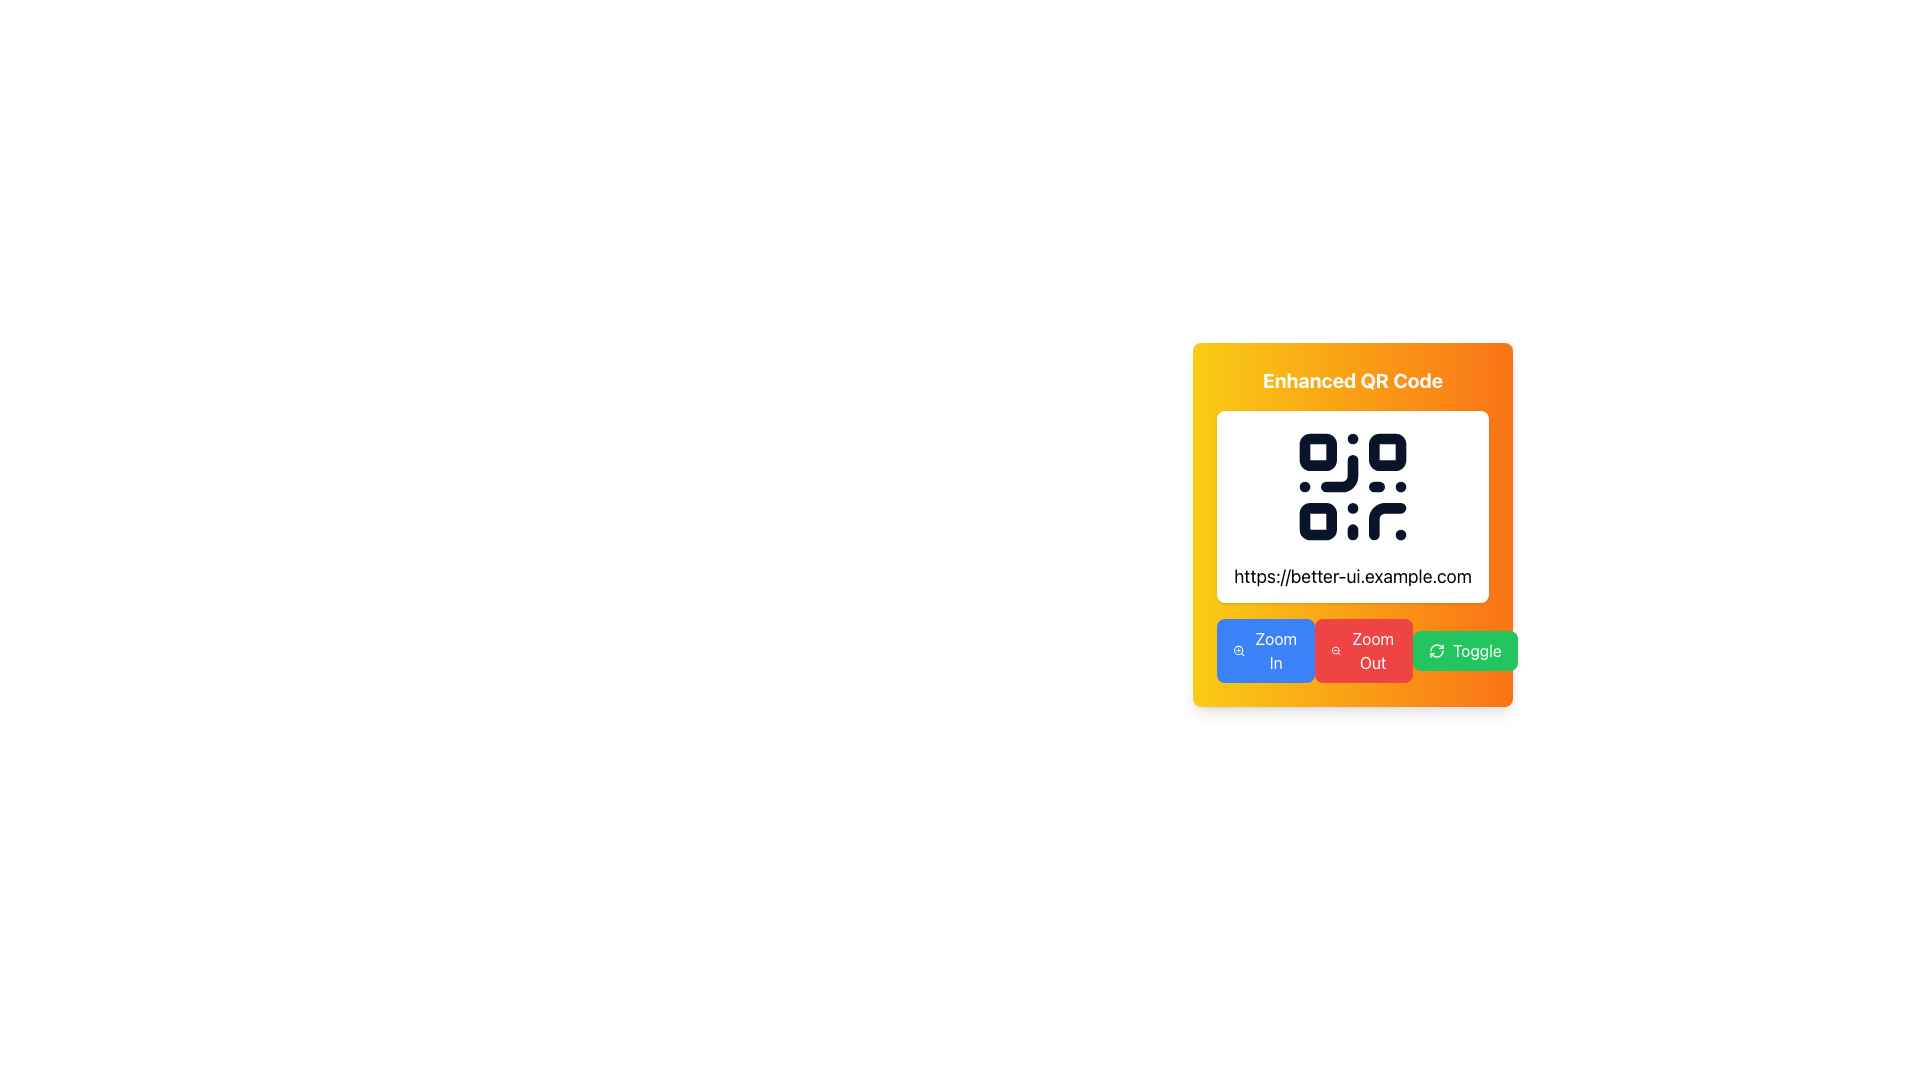 The width and height of the screenshot is (1920, 1080). Describe the element at coordinates (1353, 486) in the screenshot. I see `the QR Code element located within the 'Enhanced QR Code' area which has a yellow background` at that location.